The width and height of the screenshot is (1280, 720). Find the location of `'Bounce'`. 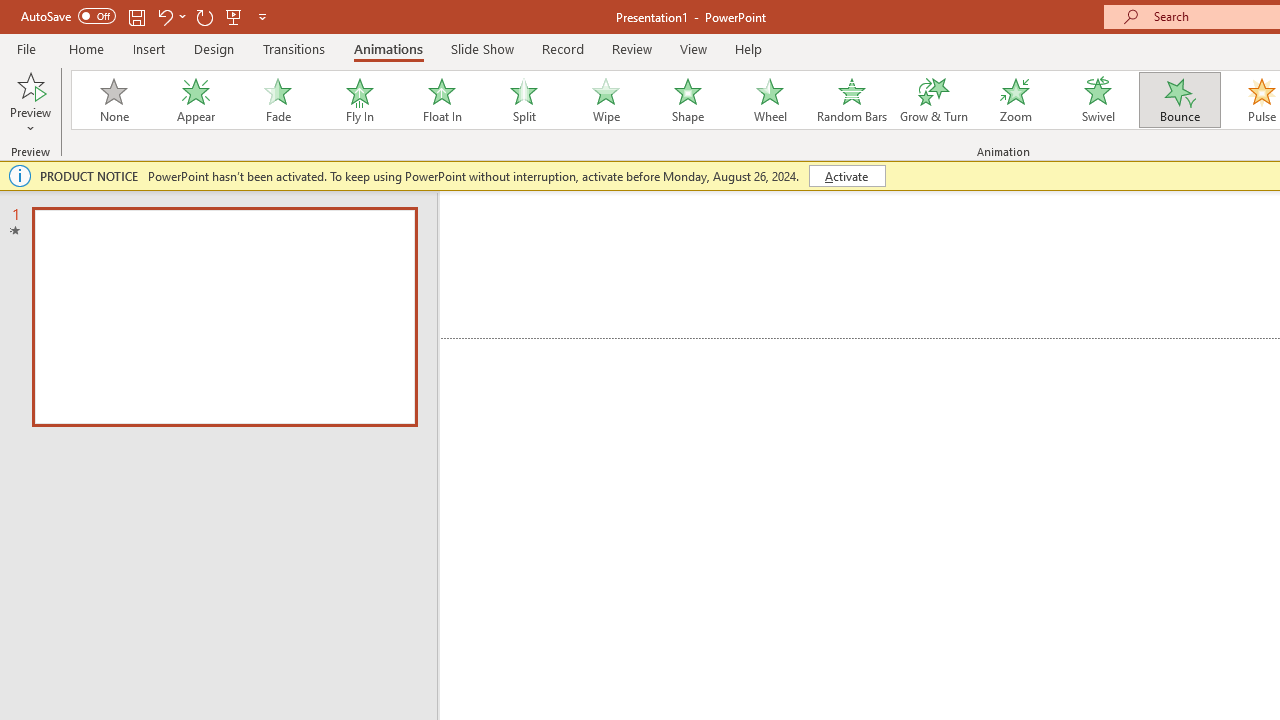

'Bounce' is located at coordinates (1180, 100).